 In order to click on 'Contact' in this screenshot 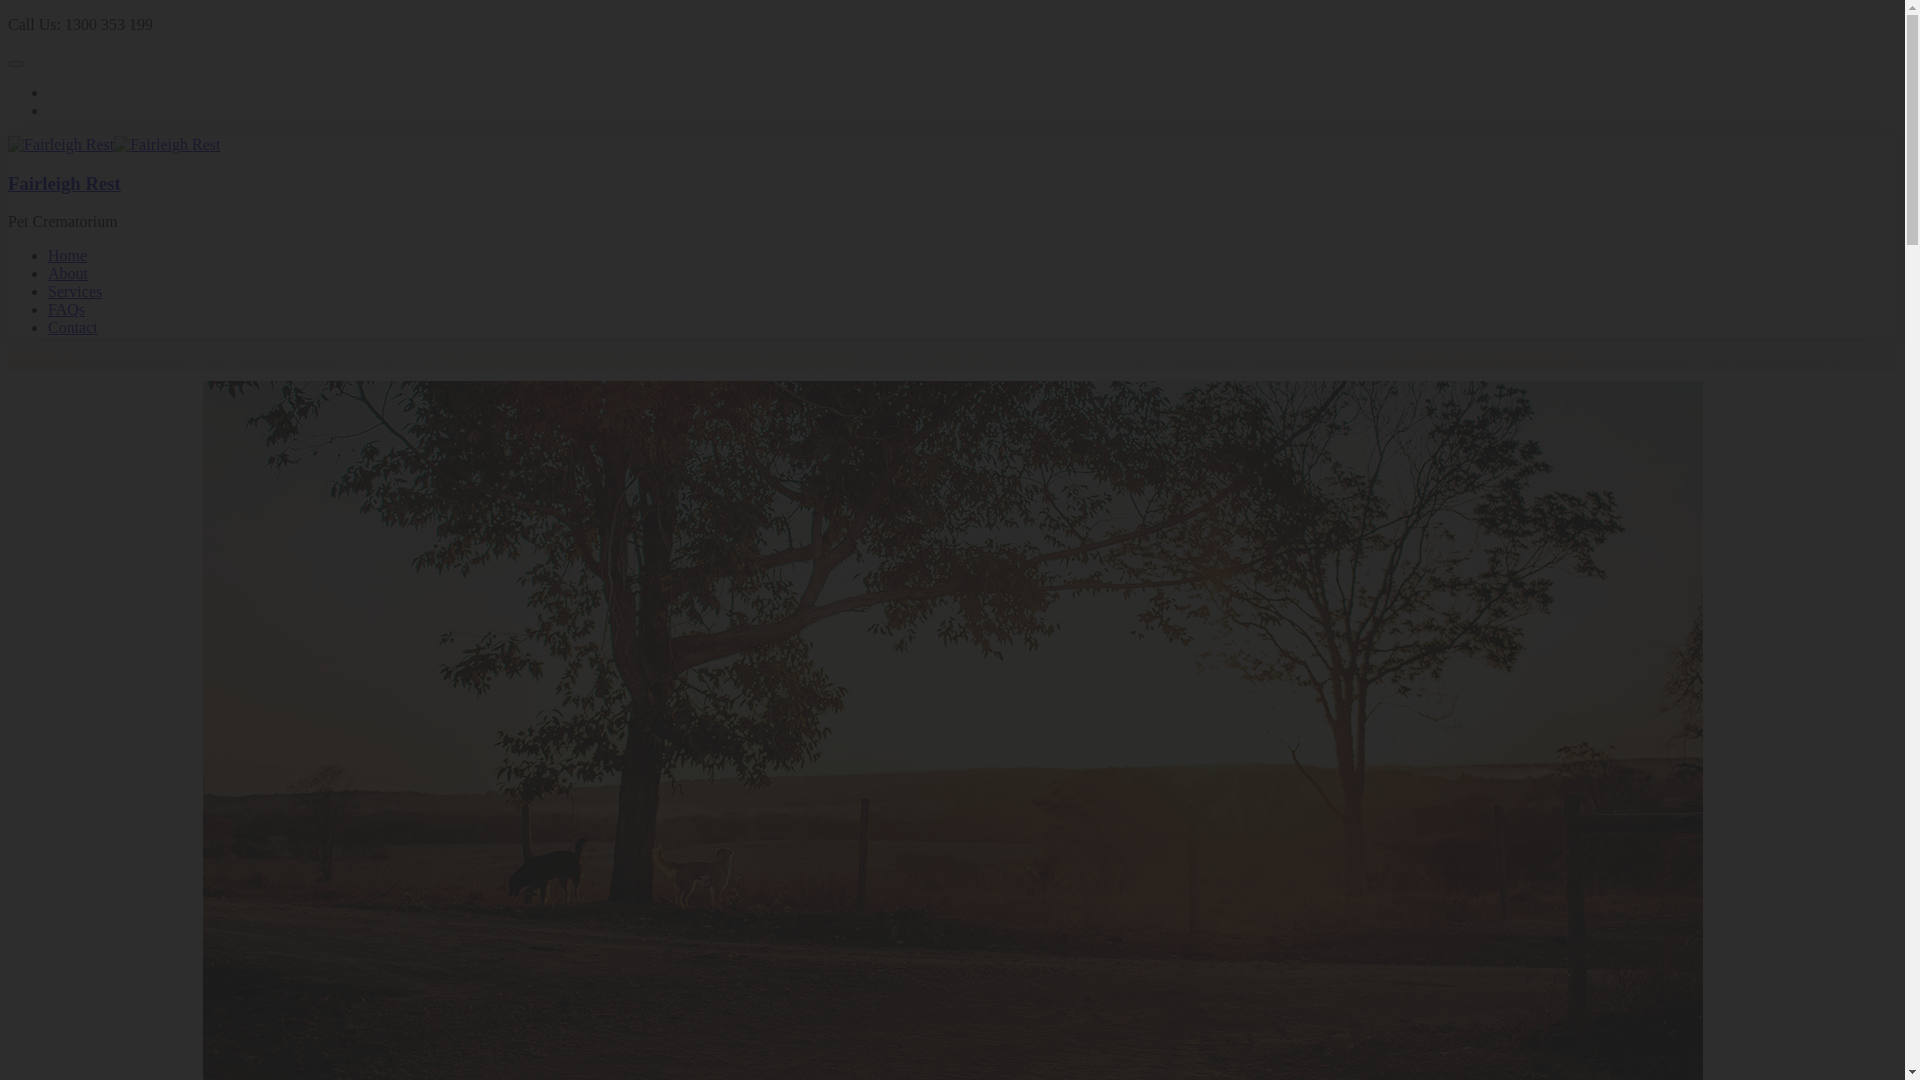, I will do `click(72, 326)`.